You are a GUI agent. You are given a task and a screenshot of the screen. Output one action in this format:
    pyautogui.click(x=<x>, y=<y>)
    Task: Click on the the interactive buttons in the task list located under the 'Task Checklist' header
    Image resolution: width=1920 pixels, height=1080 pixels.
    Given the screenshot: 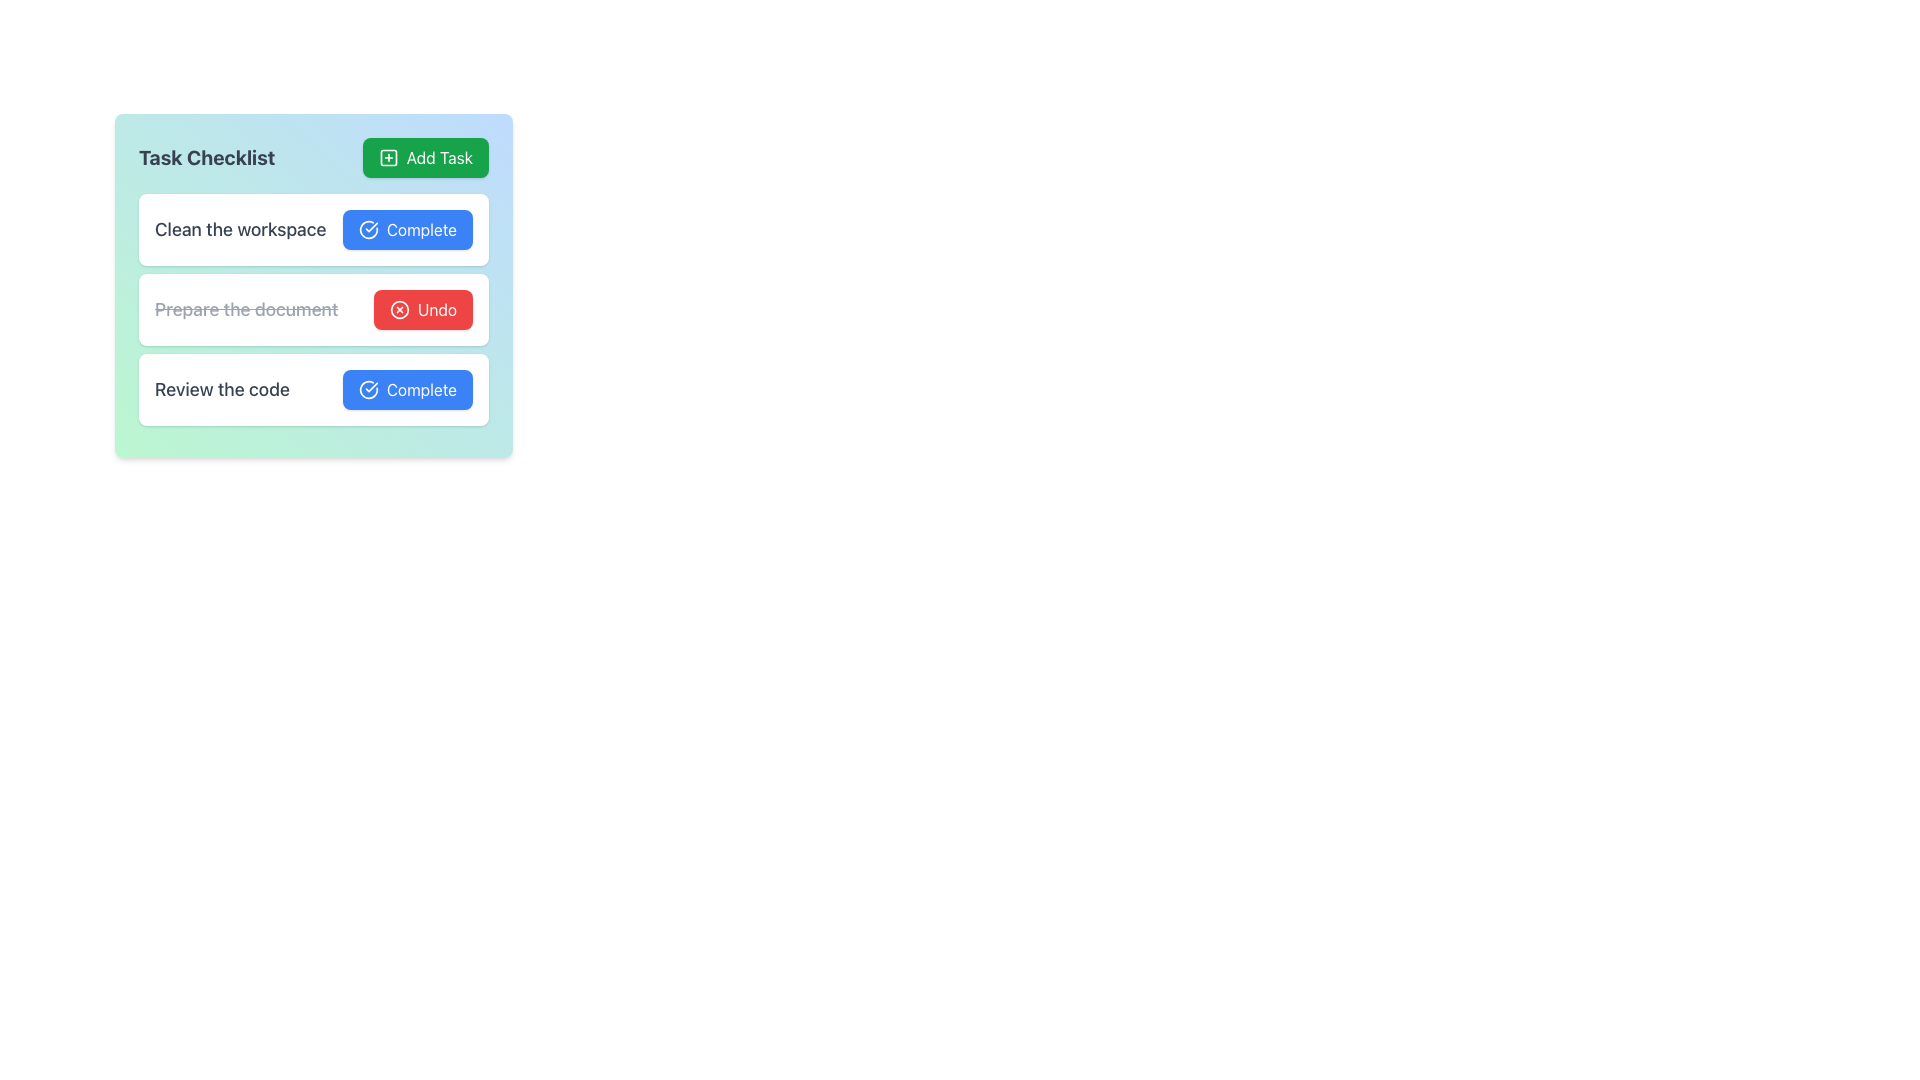 What is the action you would take?
    pyautogui.click(x=312, y=309)
    